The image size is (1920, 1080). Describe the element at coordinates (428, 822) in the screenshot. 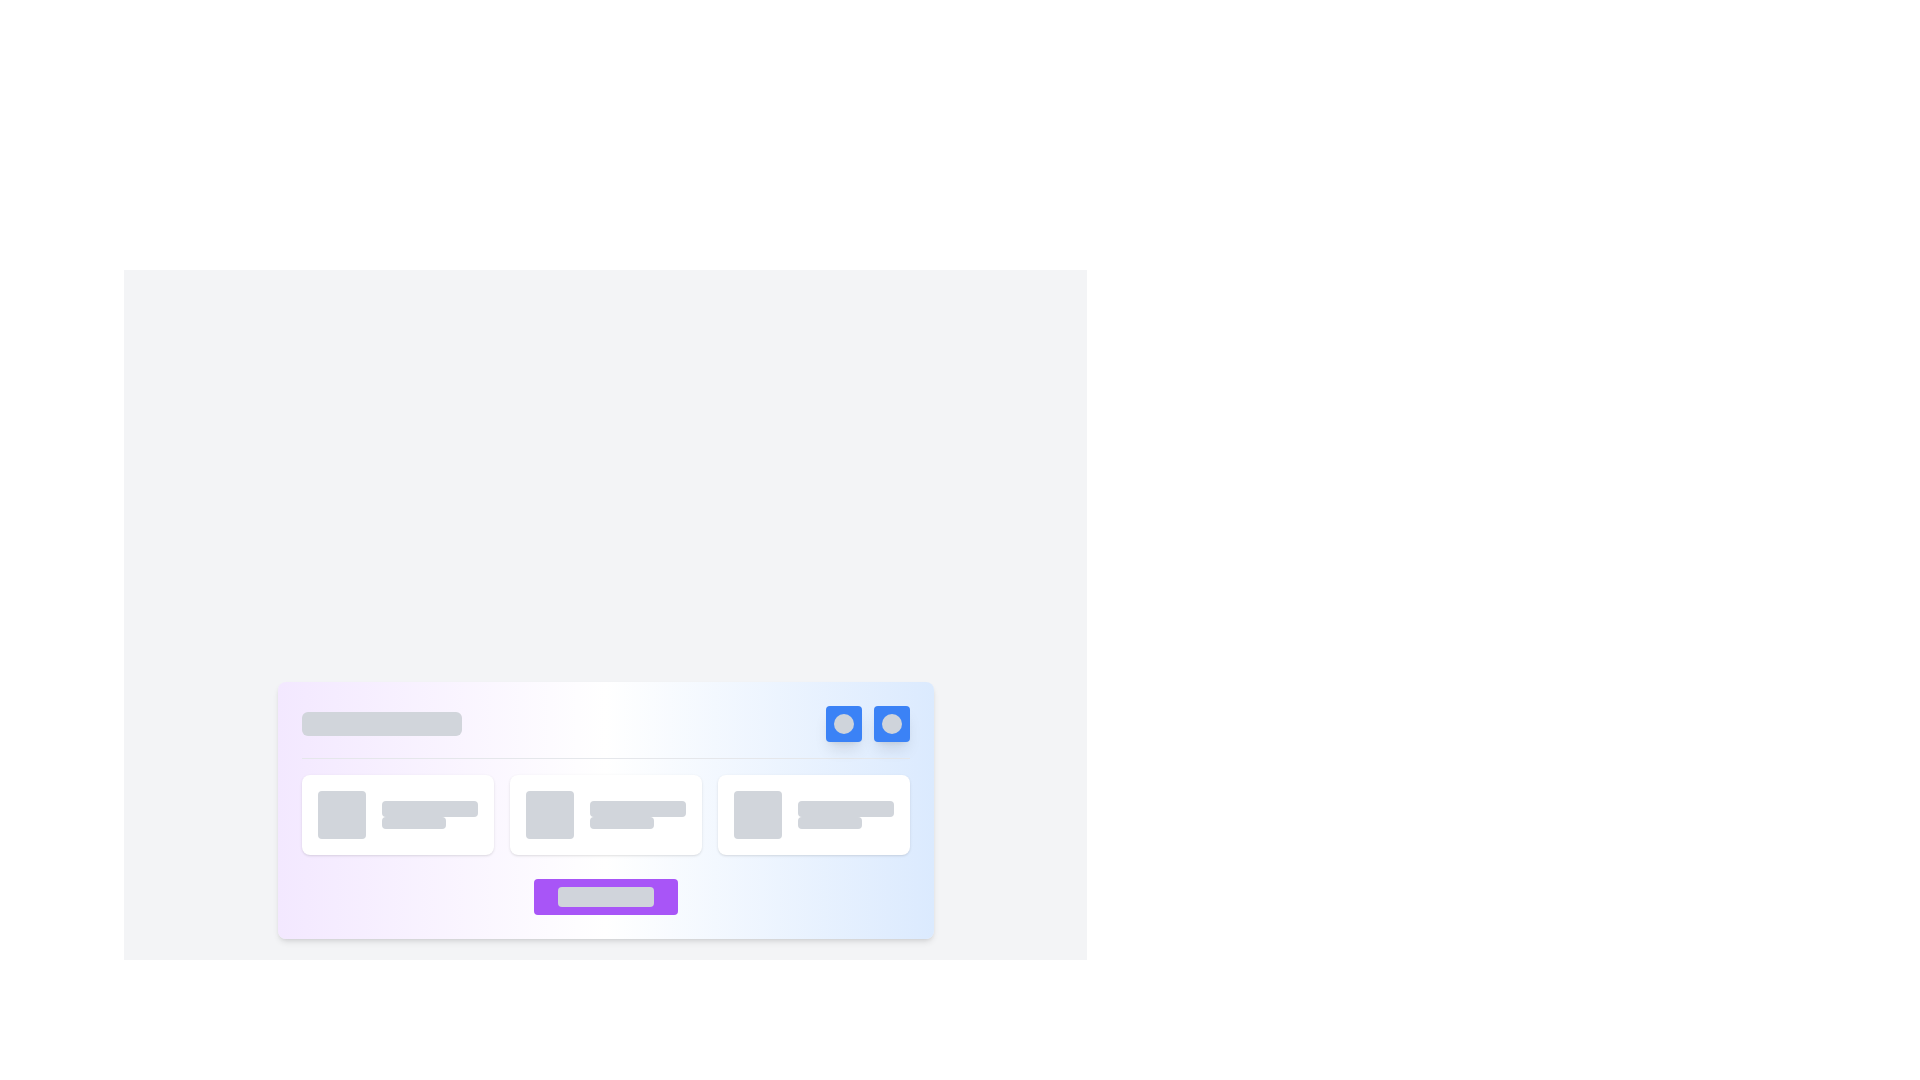

I see `the Placeholder Bar located in the lower portion of the second card in a horizontal list, which serves as a visual placeholder for text content` at that location.